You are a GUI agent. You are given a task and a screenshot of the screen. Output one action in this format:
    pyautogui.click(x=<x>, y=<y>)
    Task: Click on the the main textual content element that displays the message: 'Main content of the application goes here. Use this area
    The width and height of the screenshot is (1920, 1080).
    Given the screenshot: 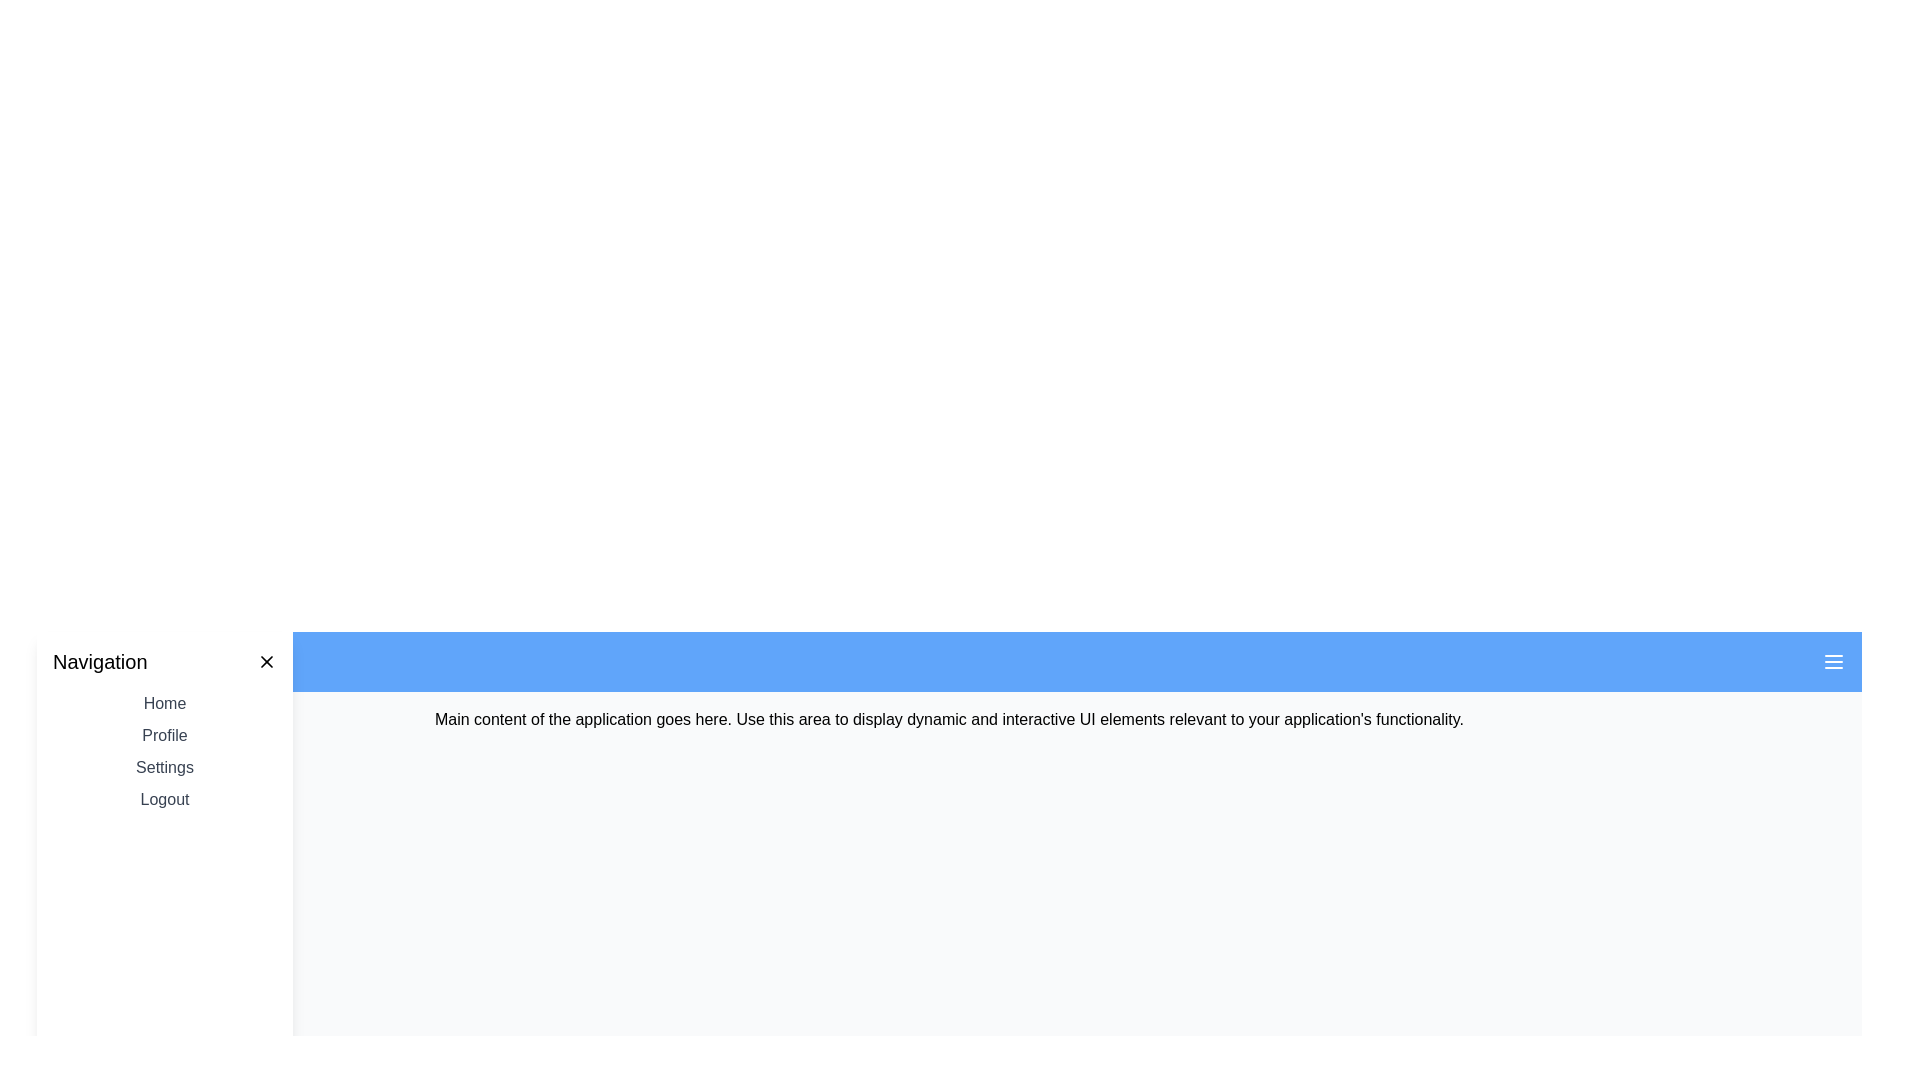 What is the action you would take?
    pyautogui.click(x=948, y=720)
    